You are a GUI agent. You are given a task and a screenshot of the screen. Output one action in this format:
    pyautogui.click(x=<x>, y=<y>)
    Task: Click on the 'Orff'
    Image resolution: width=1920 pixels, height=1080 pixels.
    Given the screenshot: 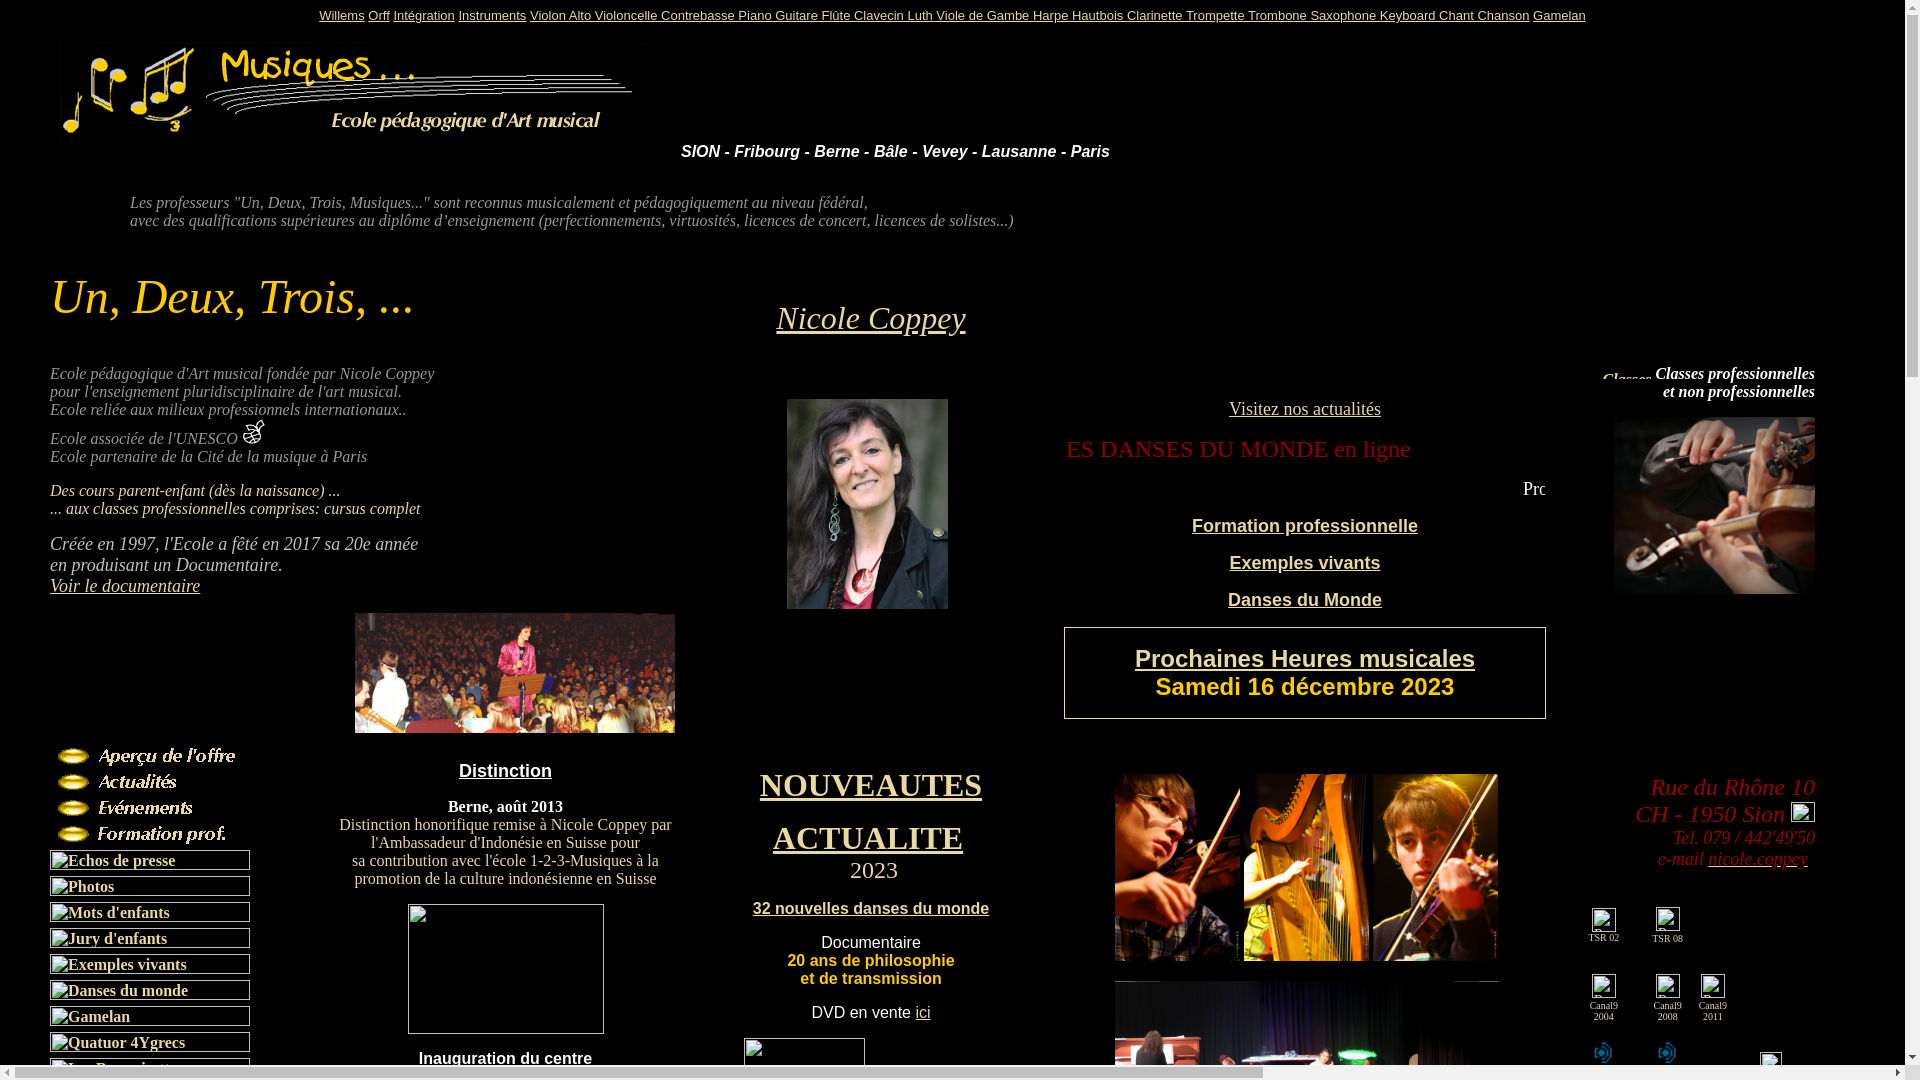 What is the action you would take?
    pyautogui.click(x=378, y=15)
    